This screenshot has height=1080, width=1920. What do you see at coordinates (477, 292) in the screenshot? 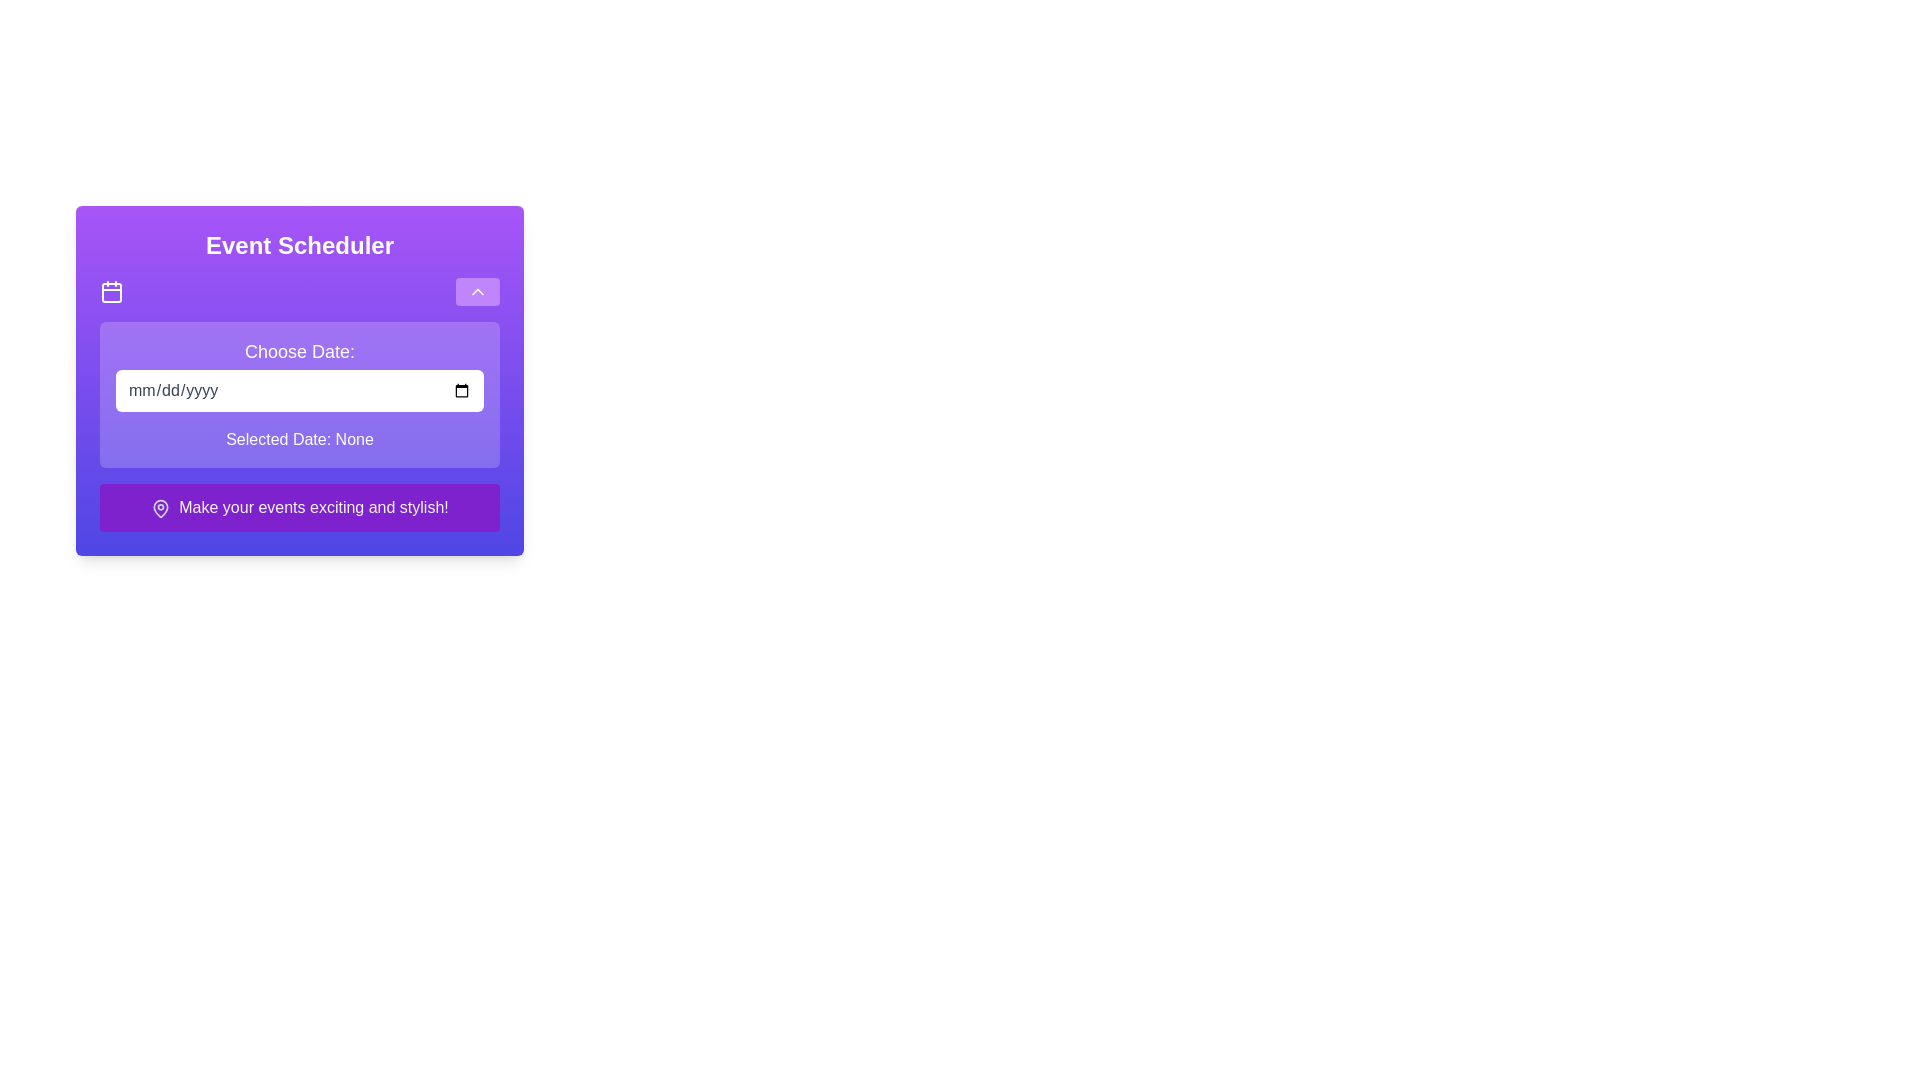
I see `the upward-pointing chevron icon located within the purple rectangular button at the top-right corner of the 'Event Scheduler' card to initiate its function` at bounding box center [477, 292].